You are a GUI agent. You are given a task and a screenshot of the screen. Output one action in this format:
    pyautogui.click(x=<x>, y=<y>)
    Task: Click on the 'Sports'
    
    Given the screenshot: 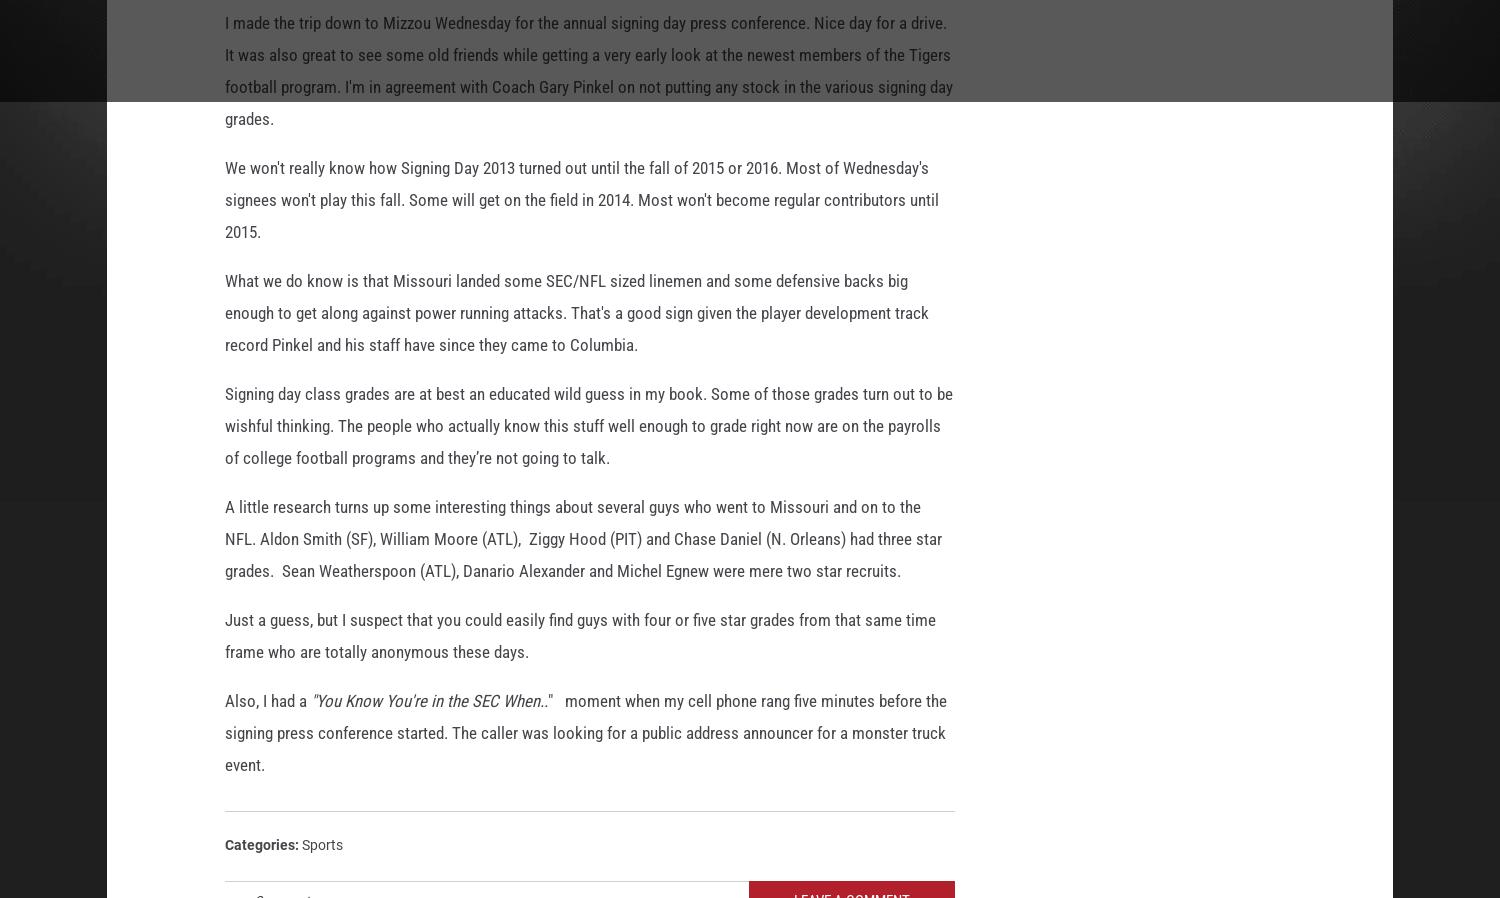 What is the action you would take?
    pyautogui.click(x=321, y=848)
    